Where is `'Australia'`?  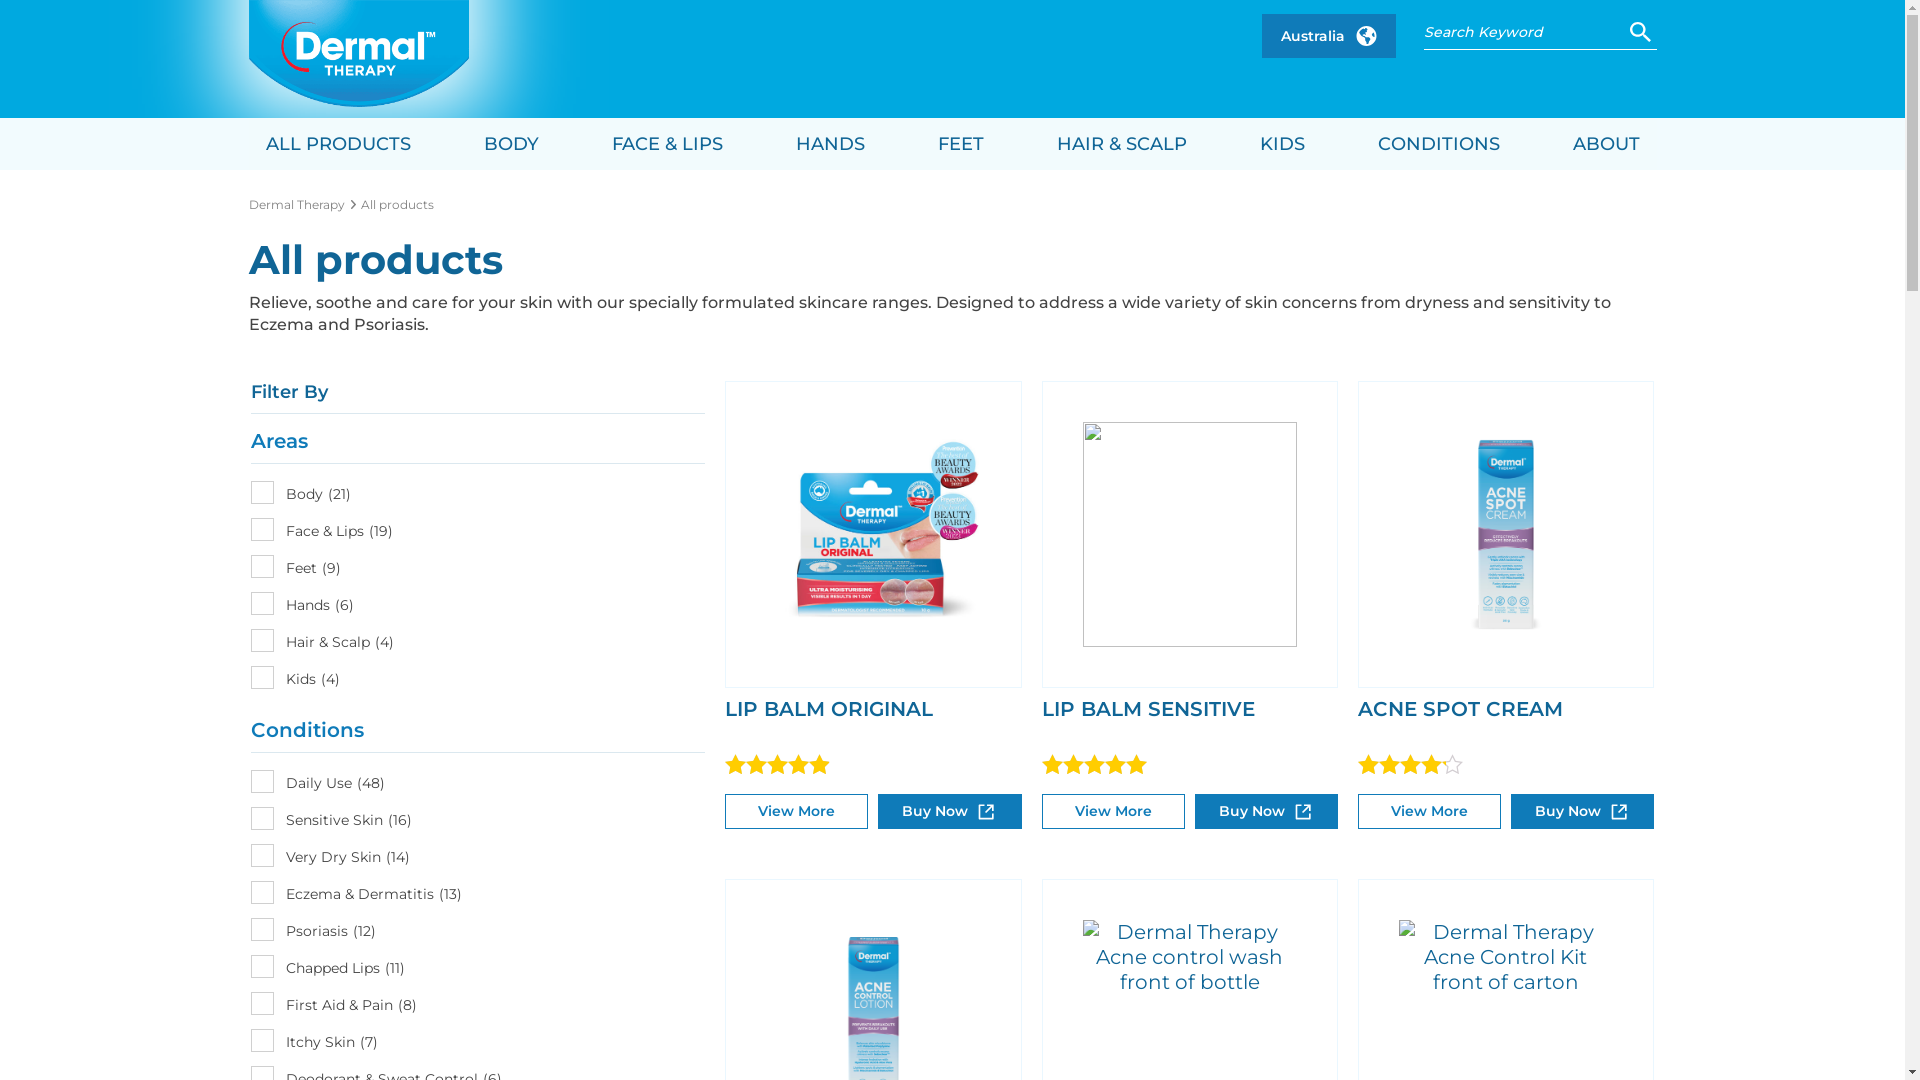
'Australia' is located at coordinates (1329, 35).